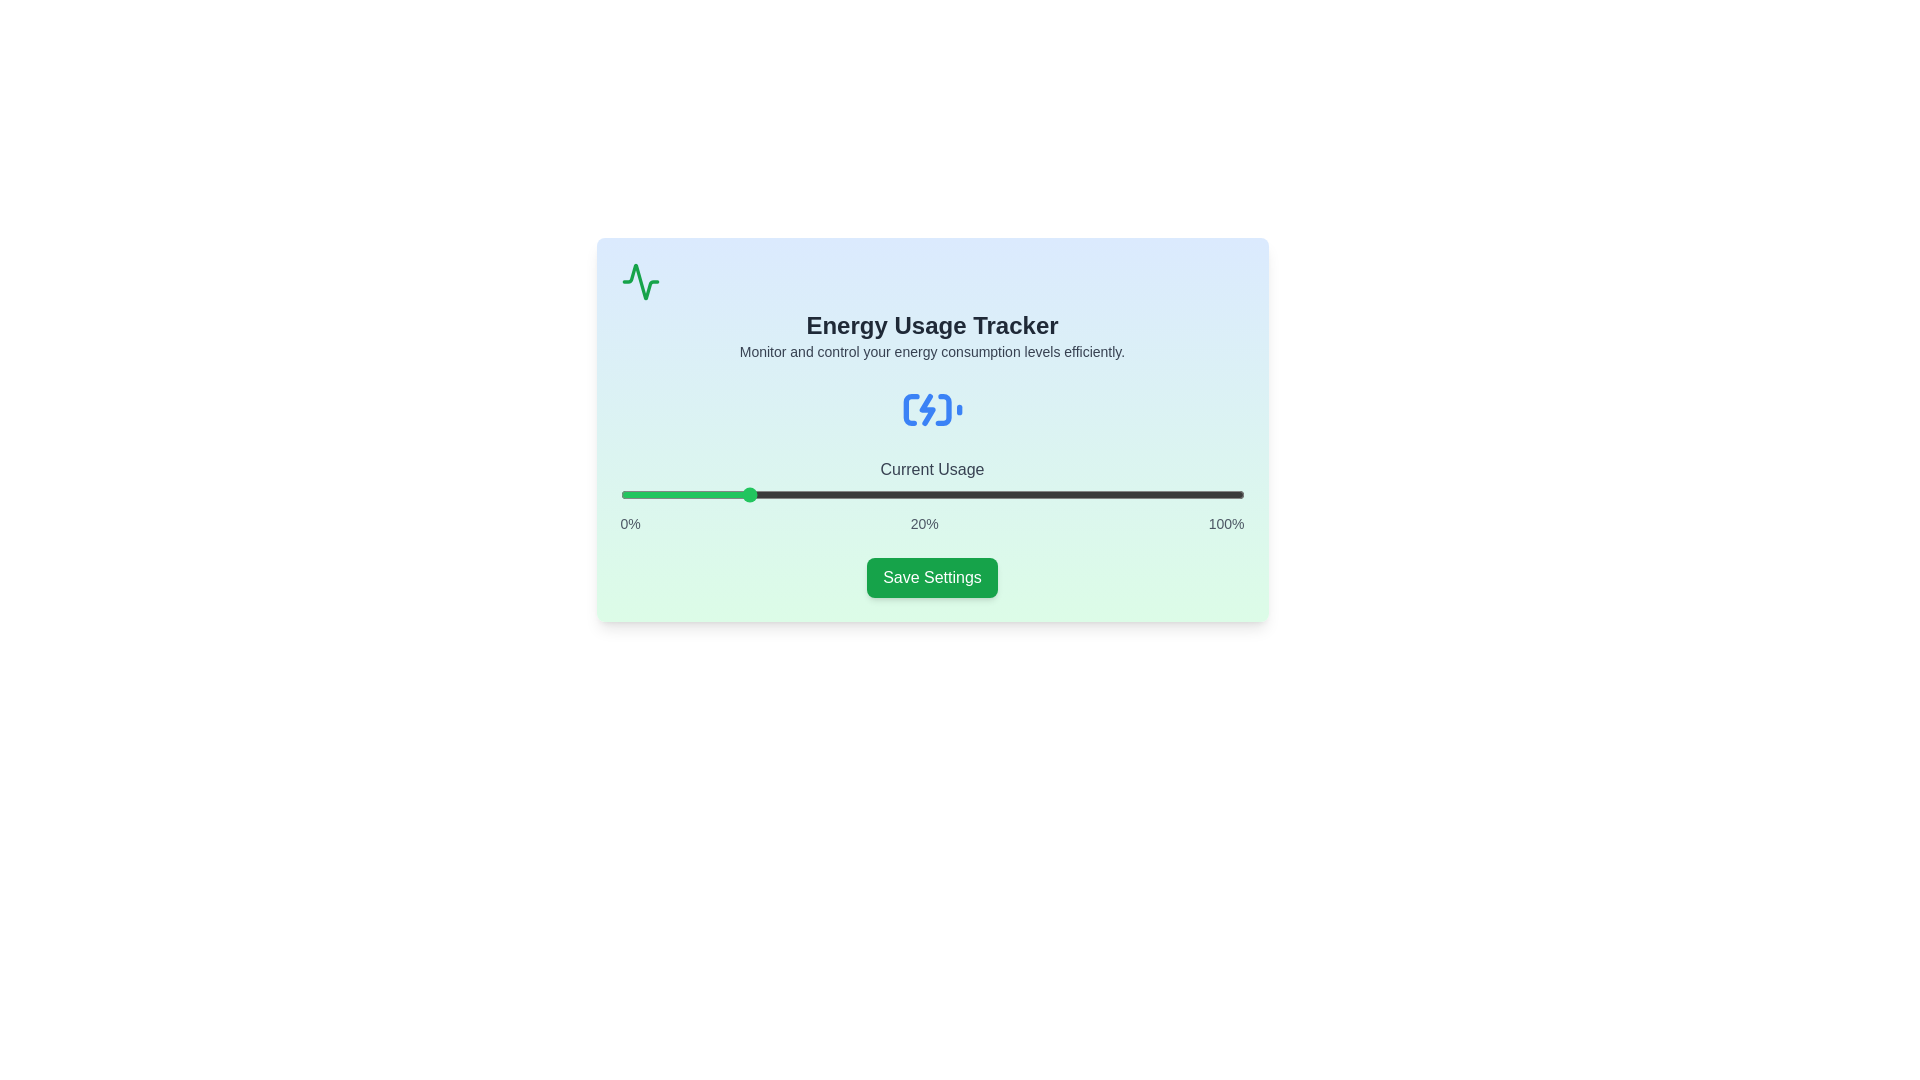 The width and height of the screenshot is (1920, 1080). What do you see at coordinates (1144, 494) in the screenshot?
I see `the energy usage slider to 84%` at bounding box center [1144, 494].